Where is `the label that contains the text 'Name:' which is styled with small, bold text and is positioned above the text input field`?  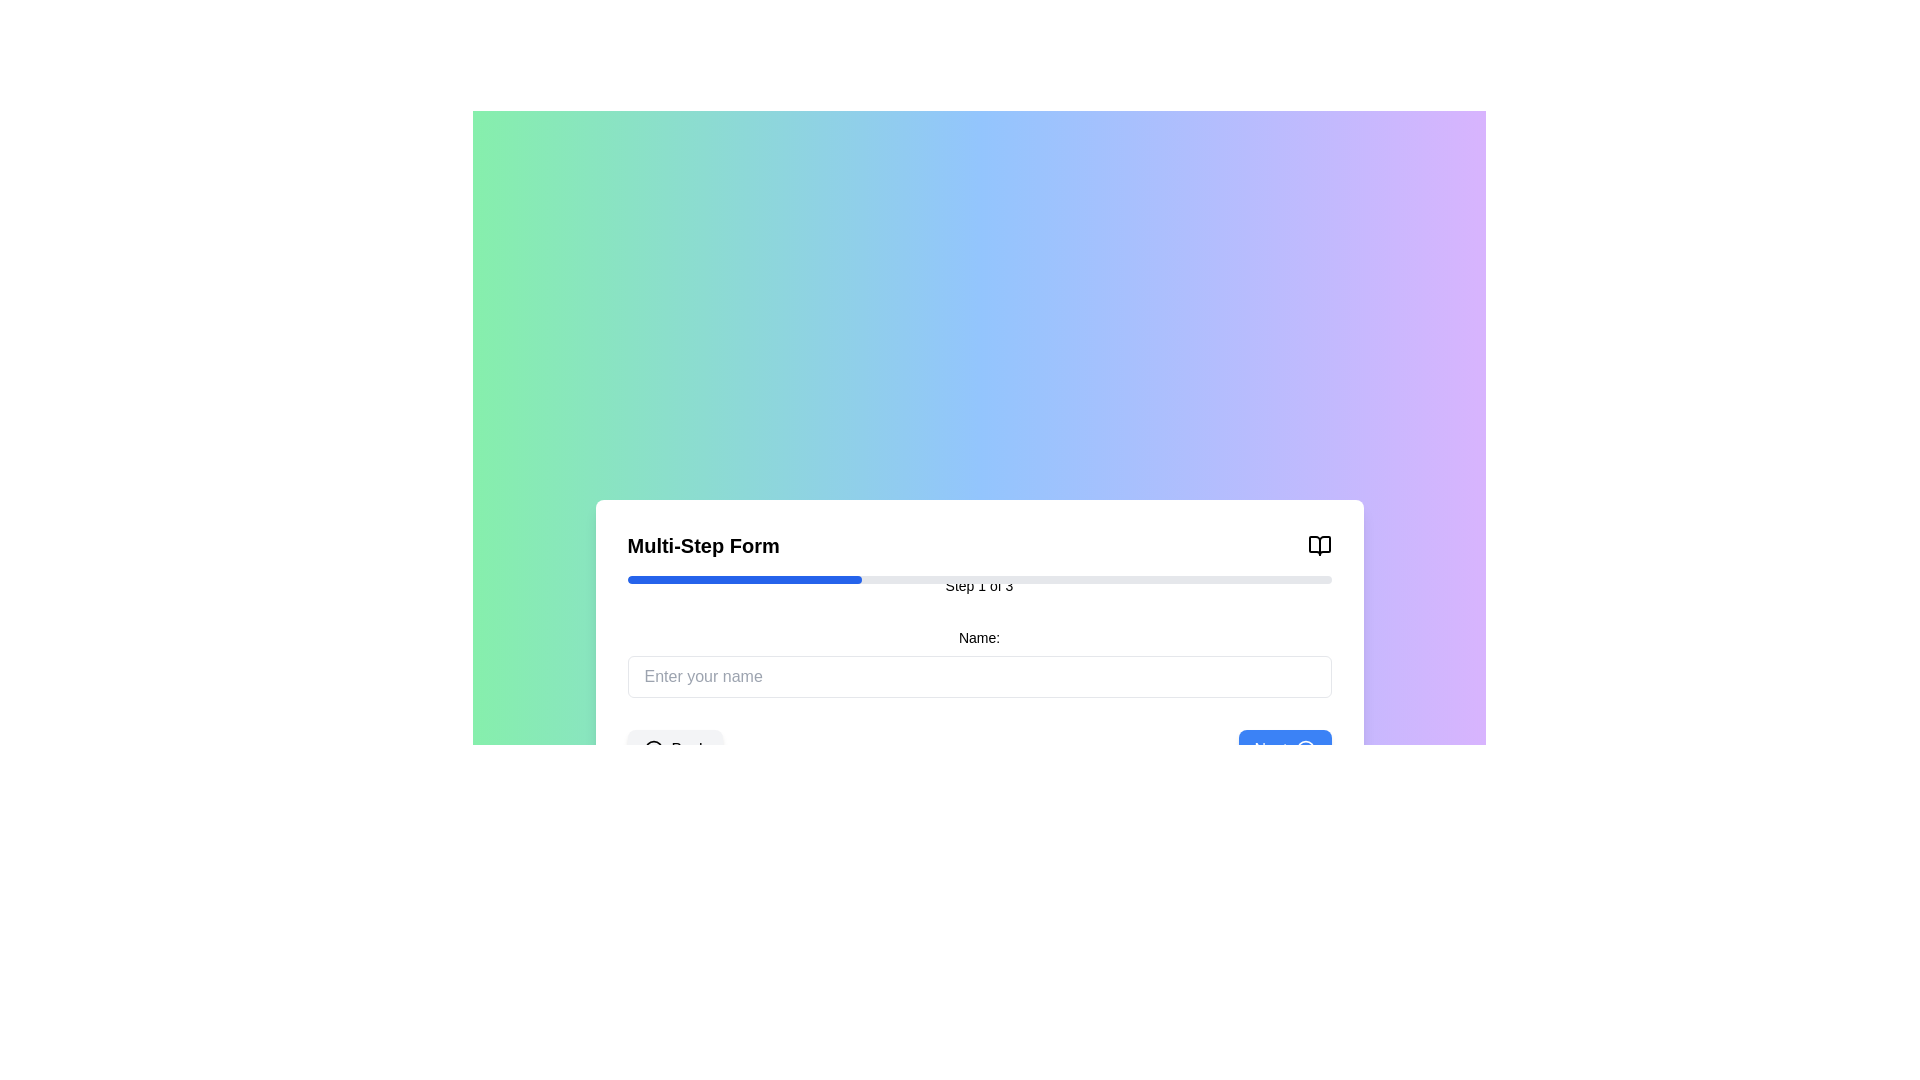
the label that contains the text 'Name:' which is styled with small, bold text and is positioned above the text input field is located at coordinates (979, 637).